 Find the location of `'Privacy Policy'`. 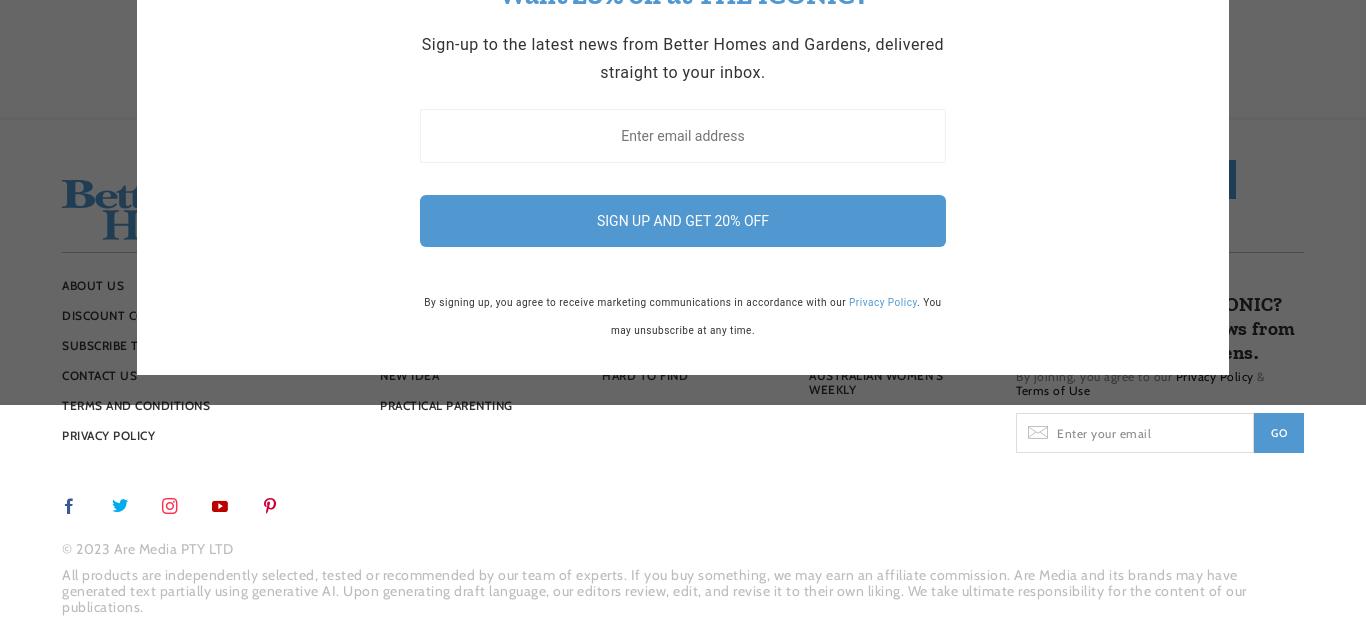

'Privacy Policy' is located at coordinates (108, 434).